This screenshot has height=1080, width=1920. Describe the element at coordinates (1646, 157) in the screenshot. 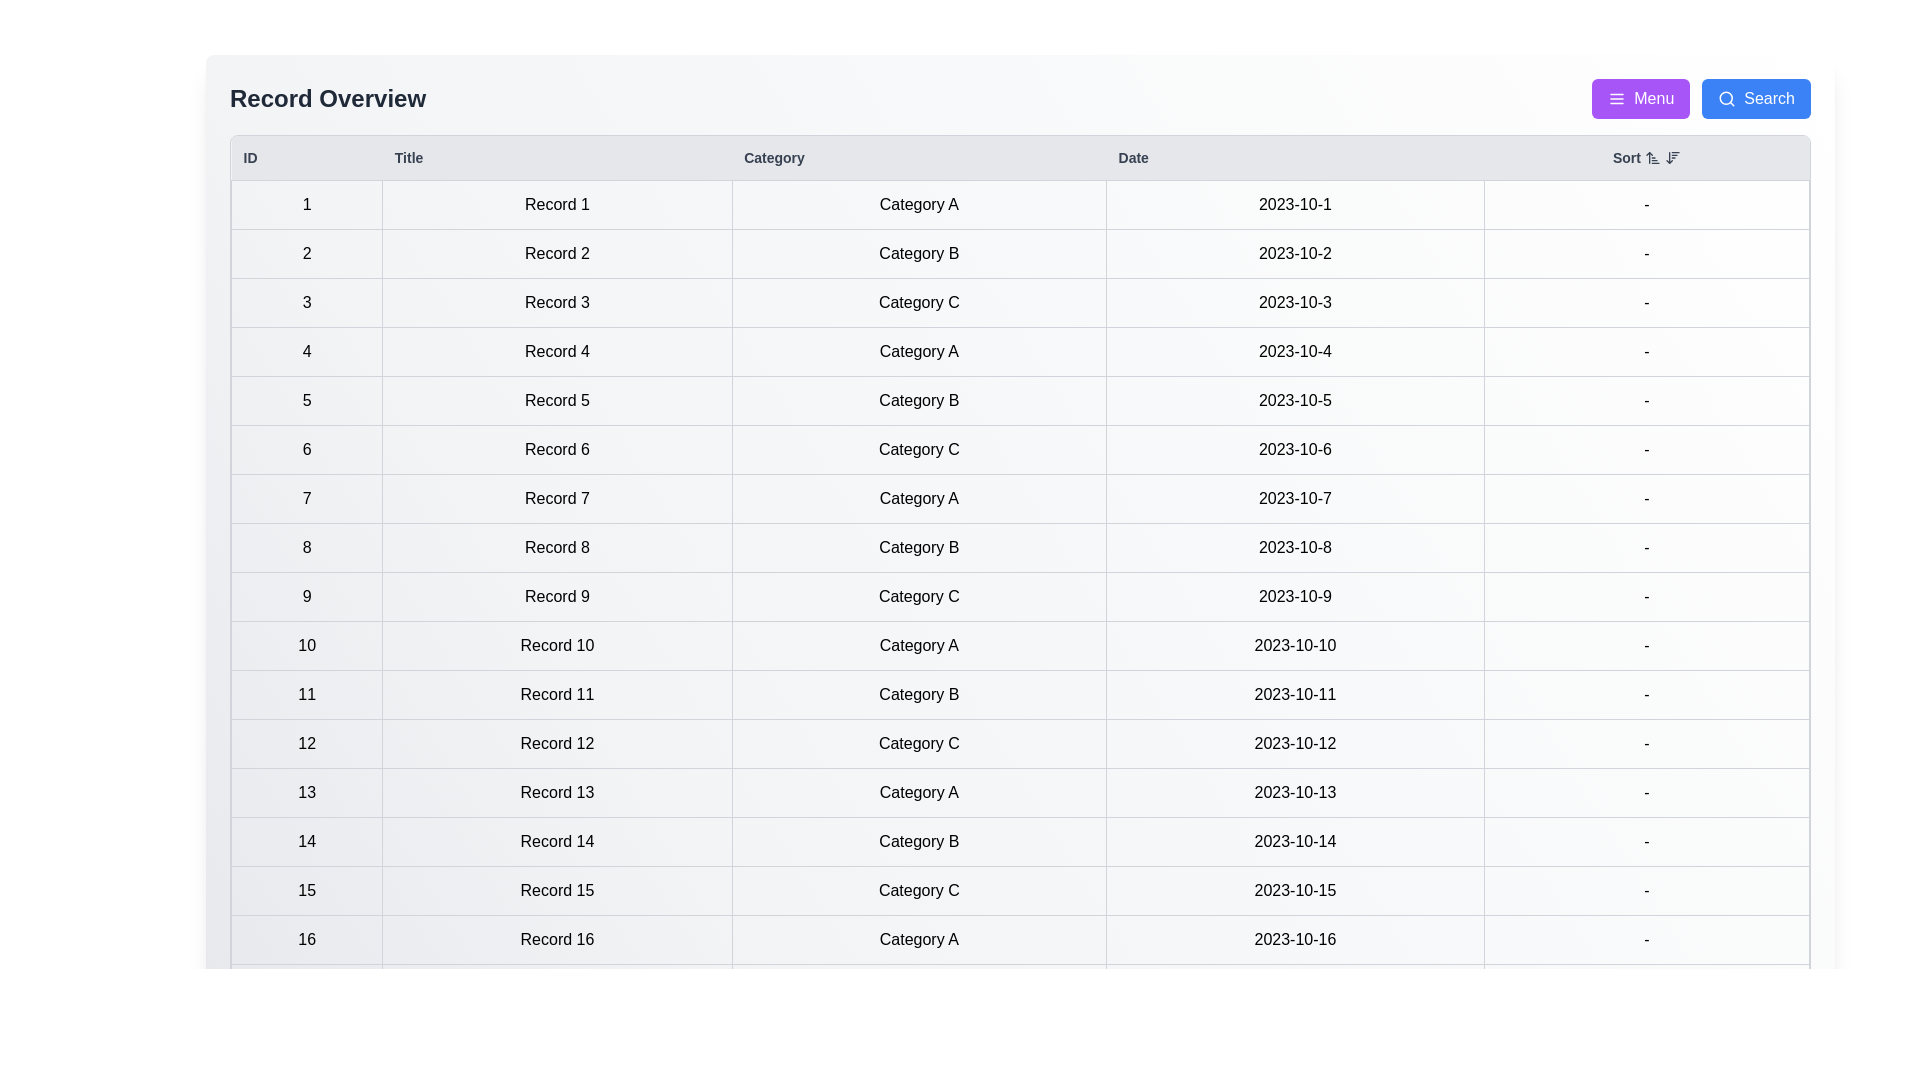

I see `the 'Sort' header to sort the table` at that location.